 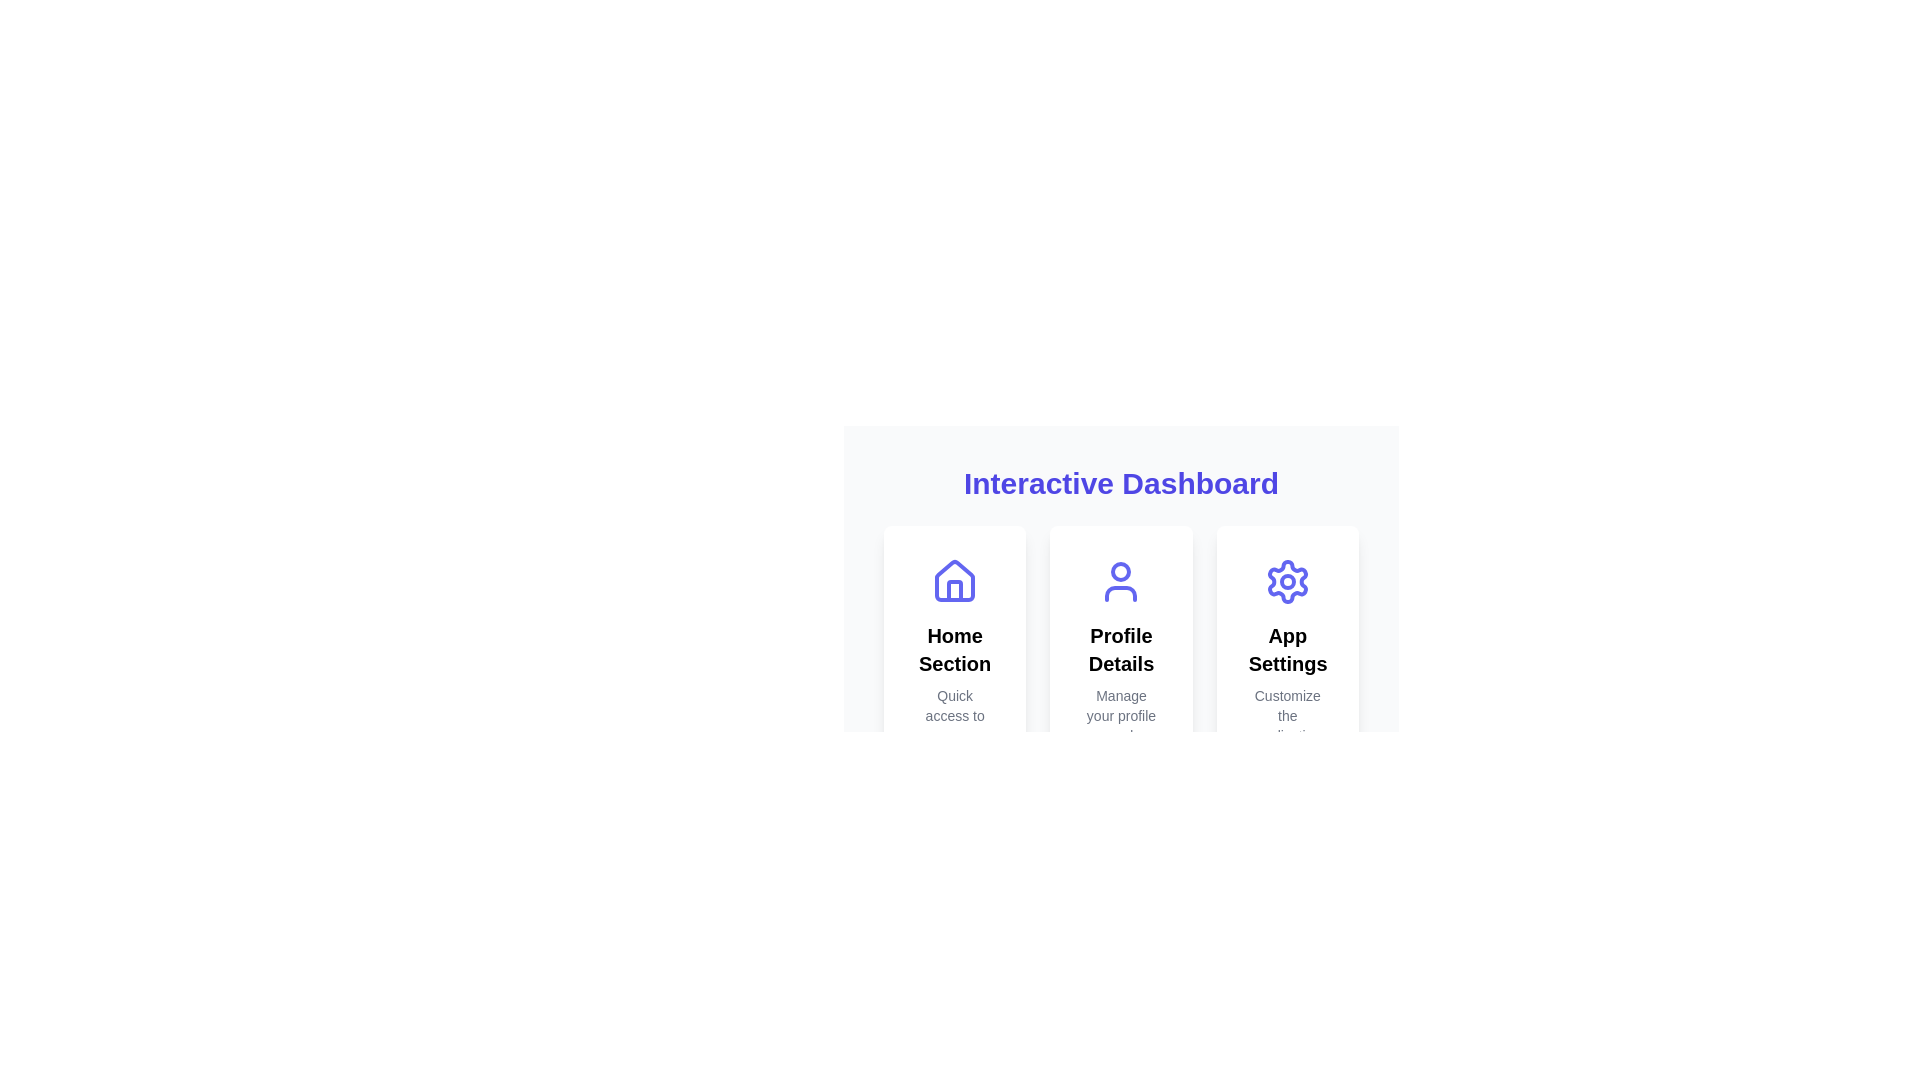 What do you see at coordinates (1287, 582) in the screenshot?
I see `the vibrant purple cog-shaped icon in the rightmost card under the 'Interactive Dashboard' heading` at bounding box center [1287, 582].